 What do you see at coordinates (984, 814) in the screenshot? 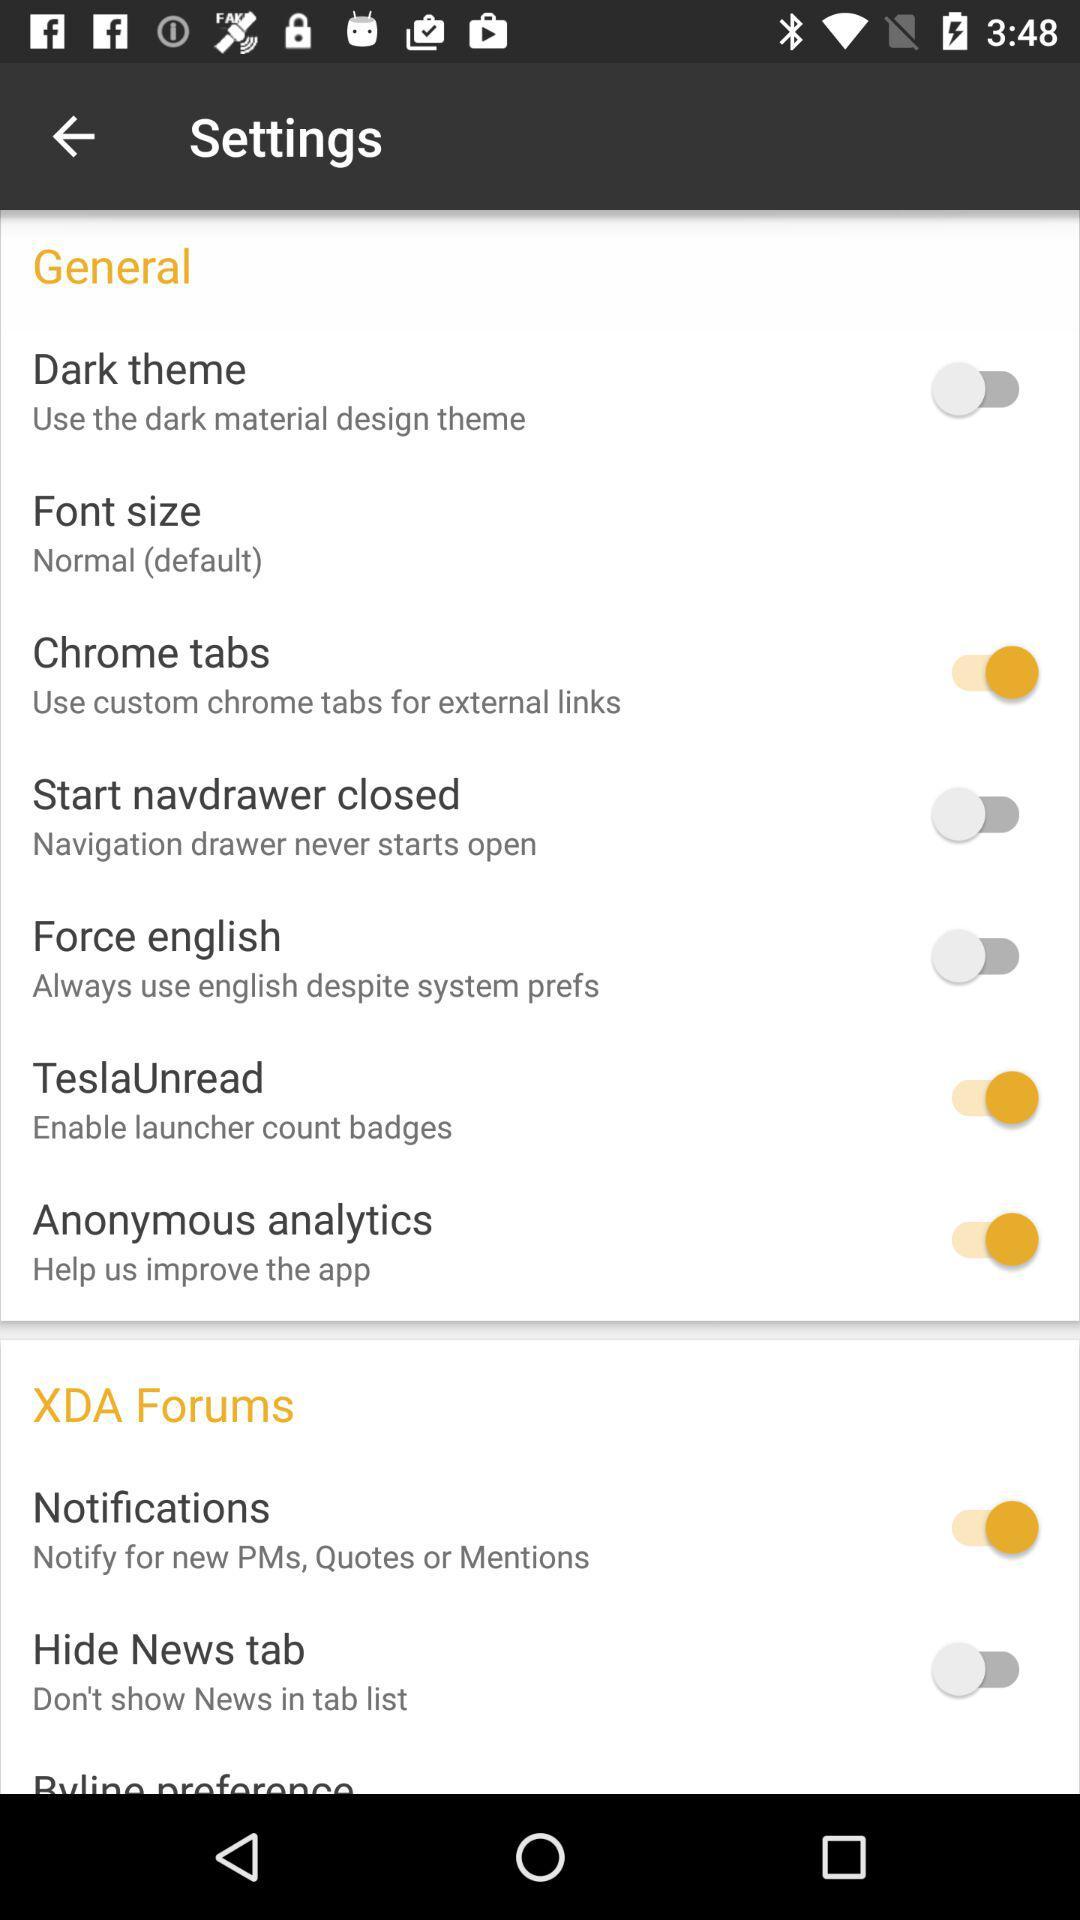
I see `on` at bounding box center [984, 814].